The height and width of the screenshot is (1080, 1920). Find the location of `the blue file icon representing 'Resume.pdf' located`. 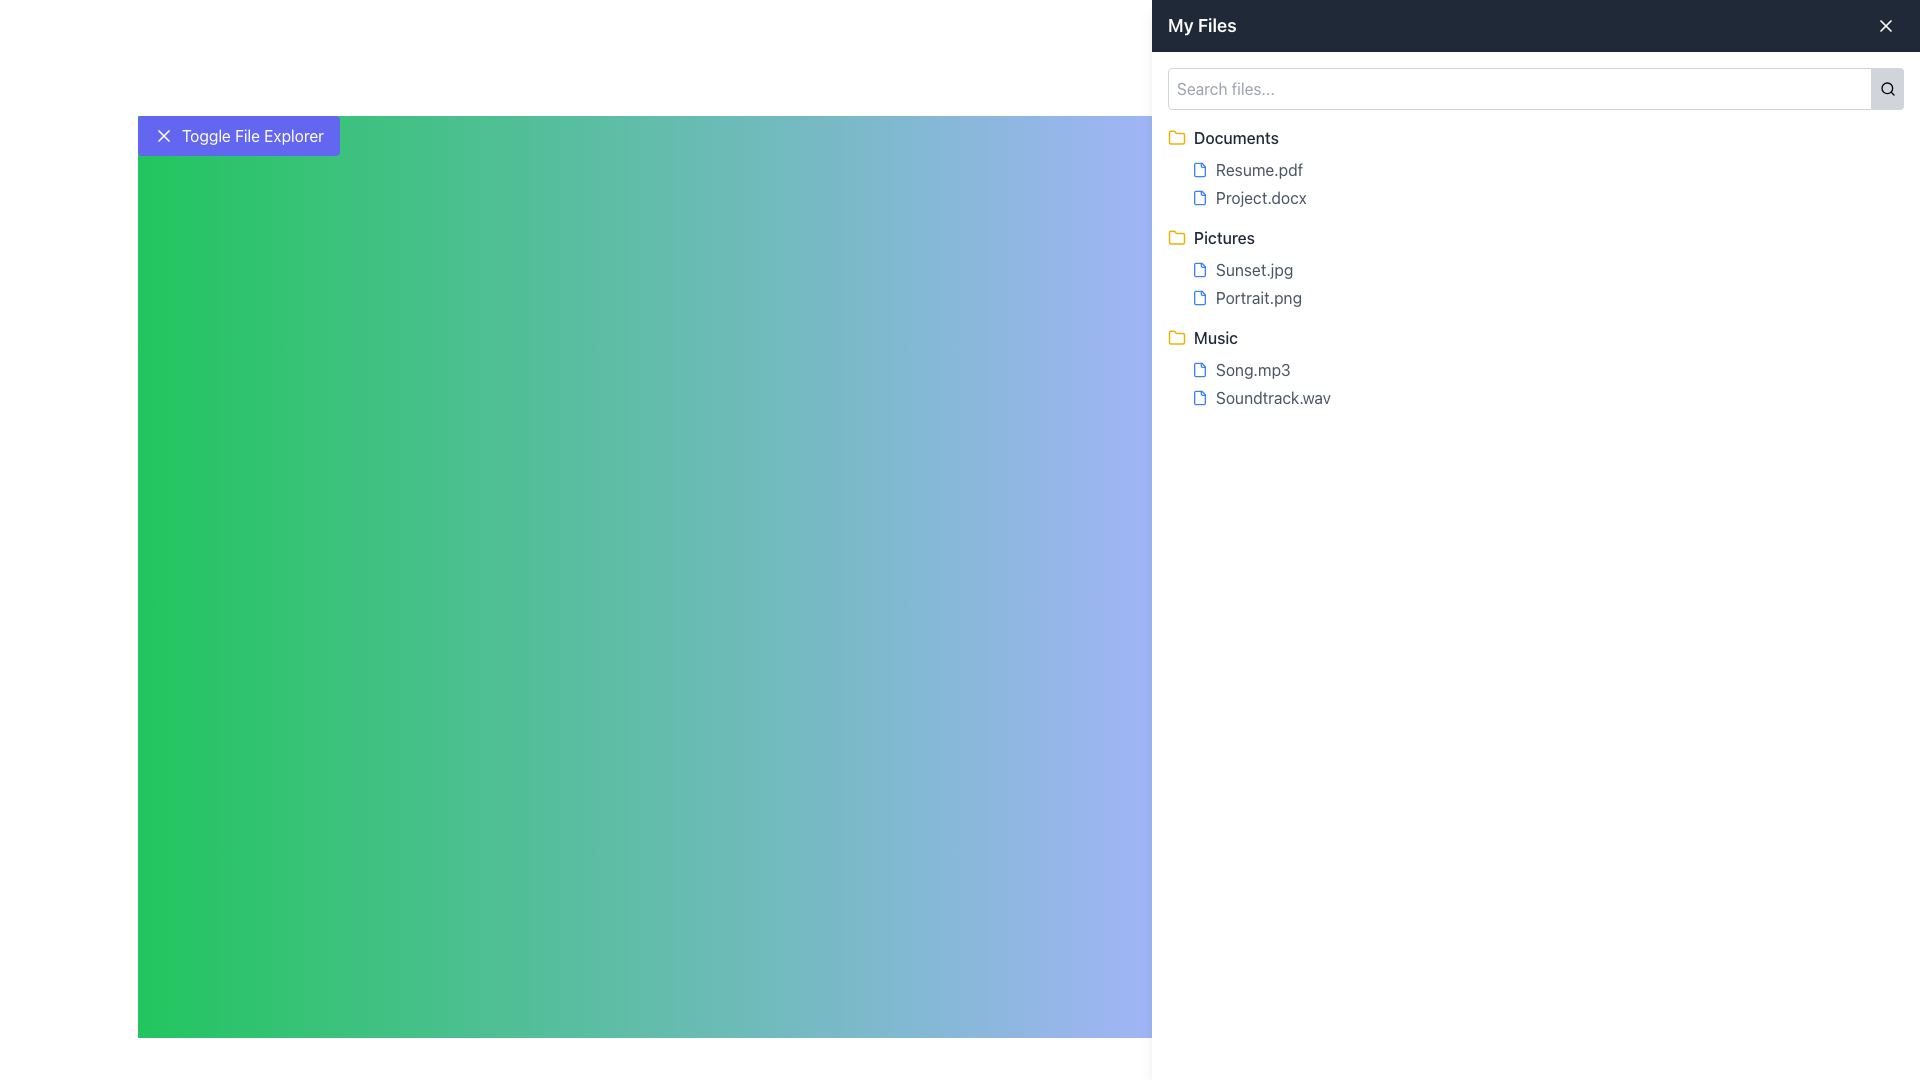

the blue file icon representing 'Resume.pdf' located is located at coordinates (1200, 168).